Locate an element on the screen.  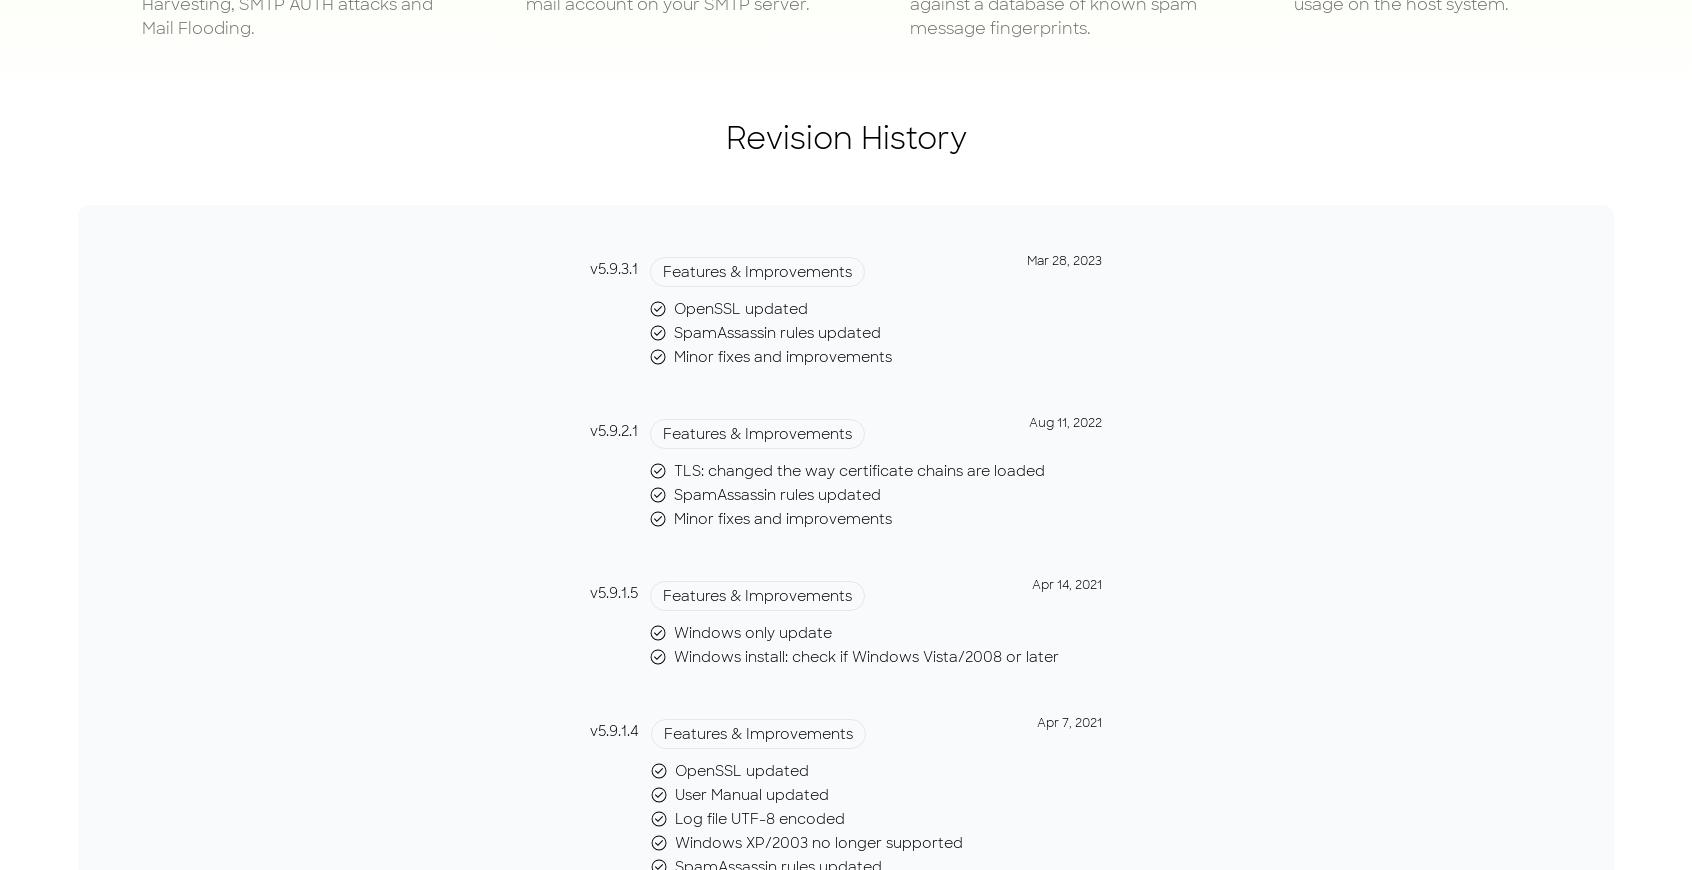
'Email Validator' is located at coordinates (902, 142).